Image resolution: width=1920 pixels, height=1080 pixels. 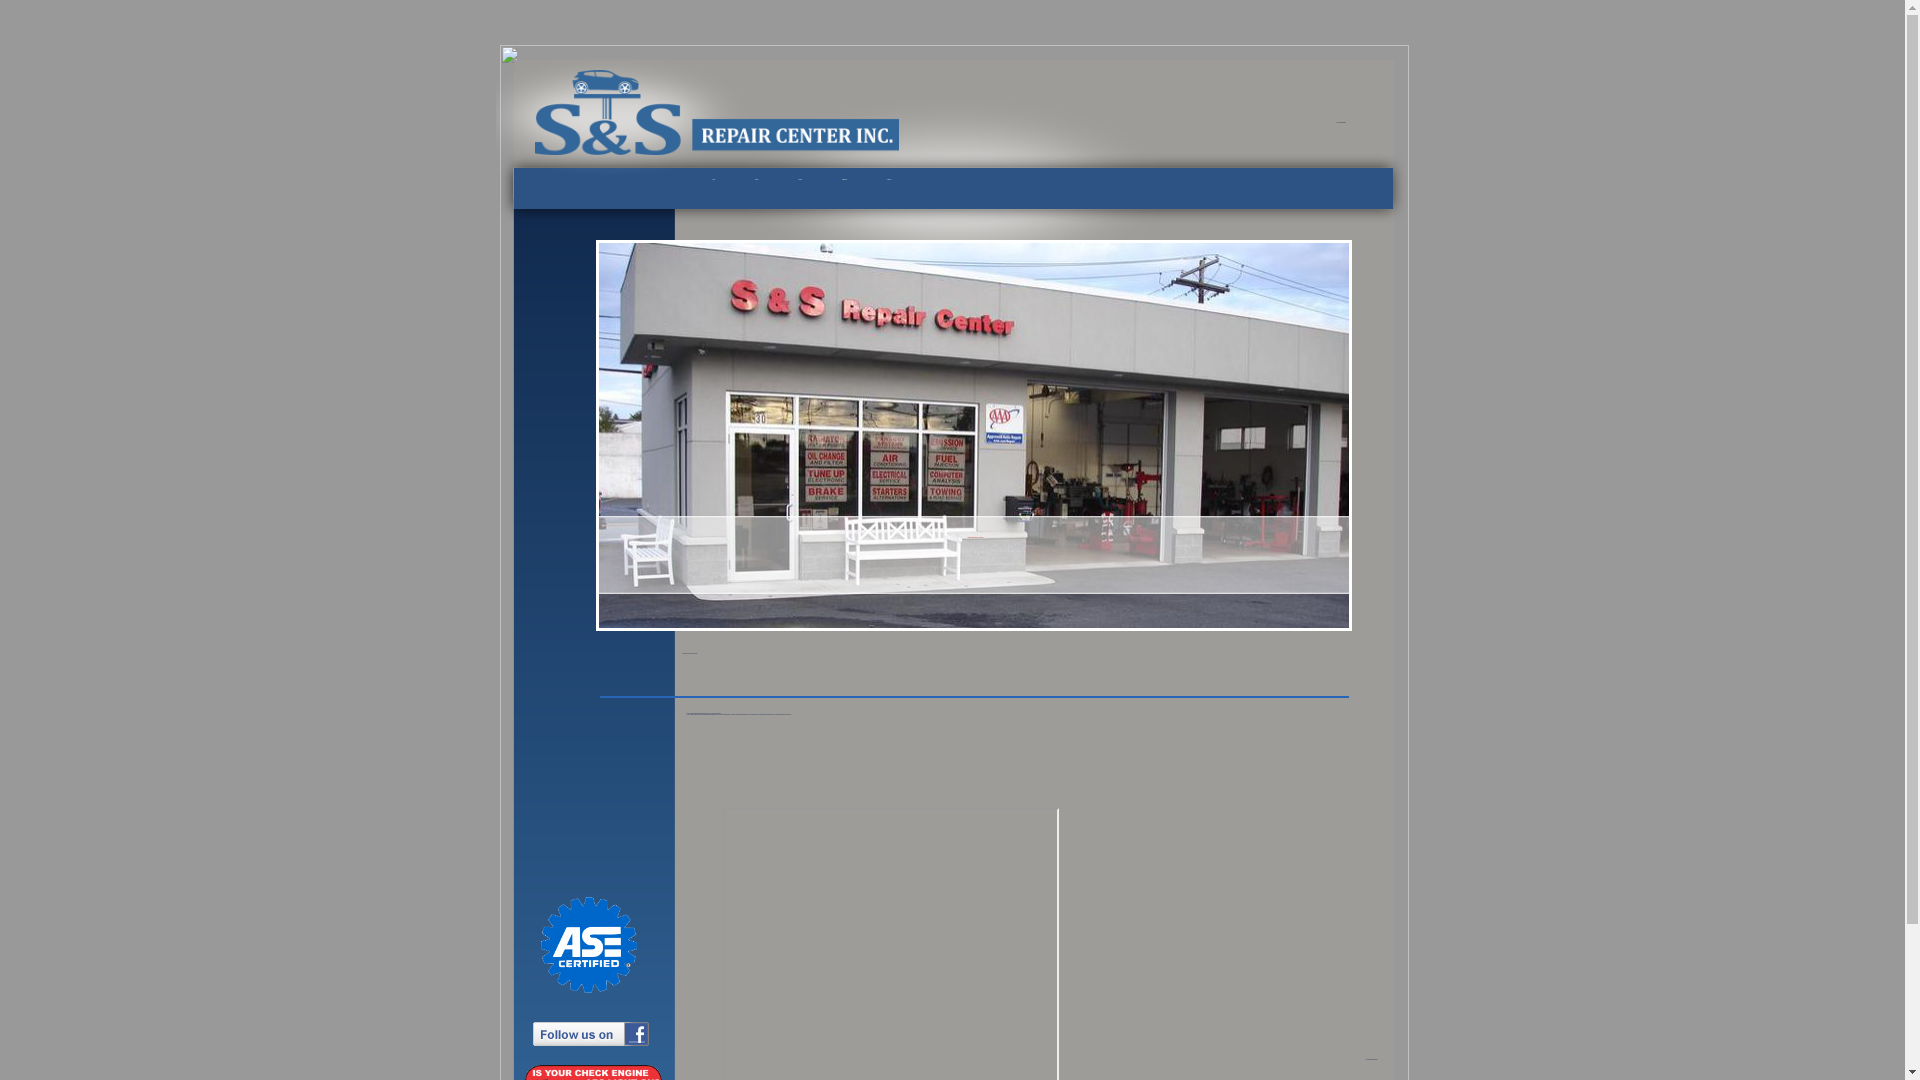 What do you see at coordinates (844, 178) in the screenshot?
I see `'Testimonials'` at bounding box center [844, 178].